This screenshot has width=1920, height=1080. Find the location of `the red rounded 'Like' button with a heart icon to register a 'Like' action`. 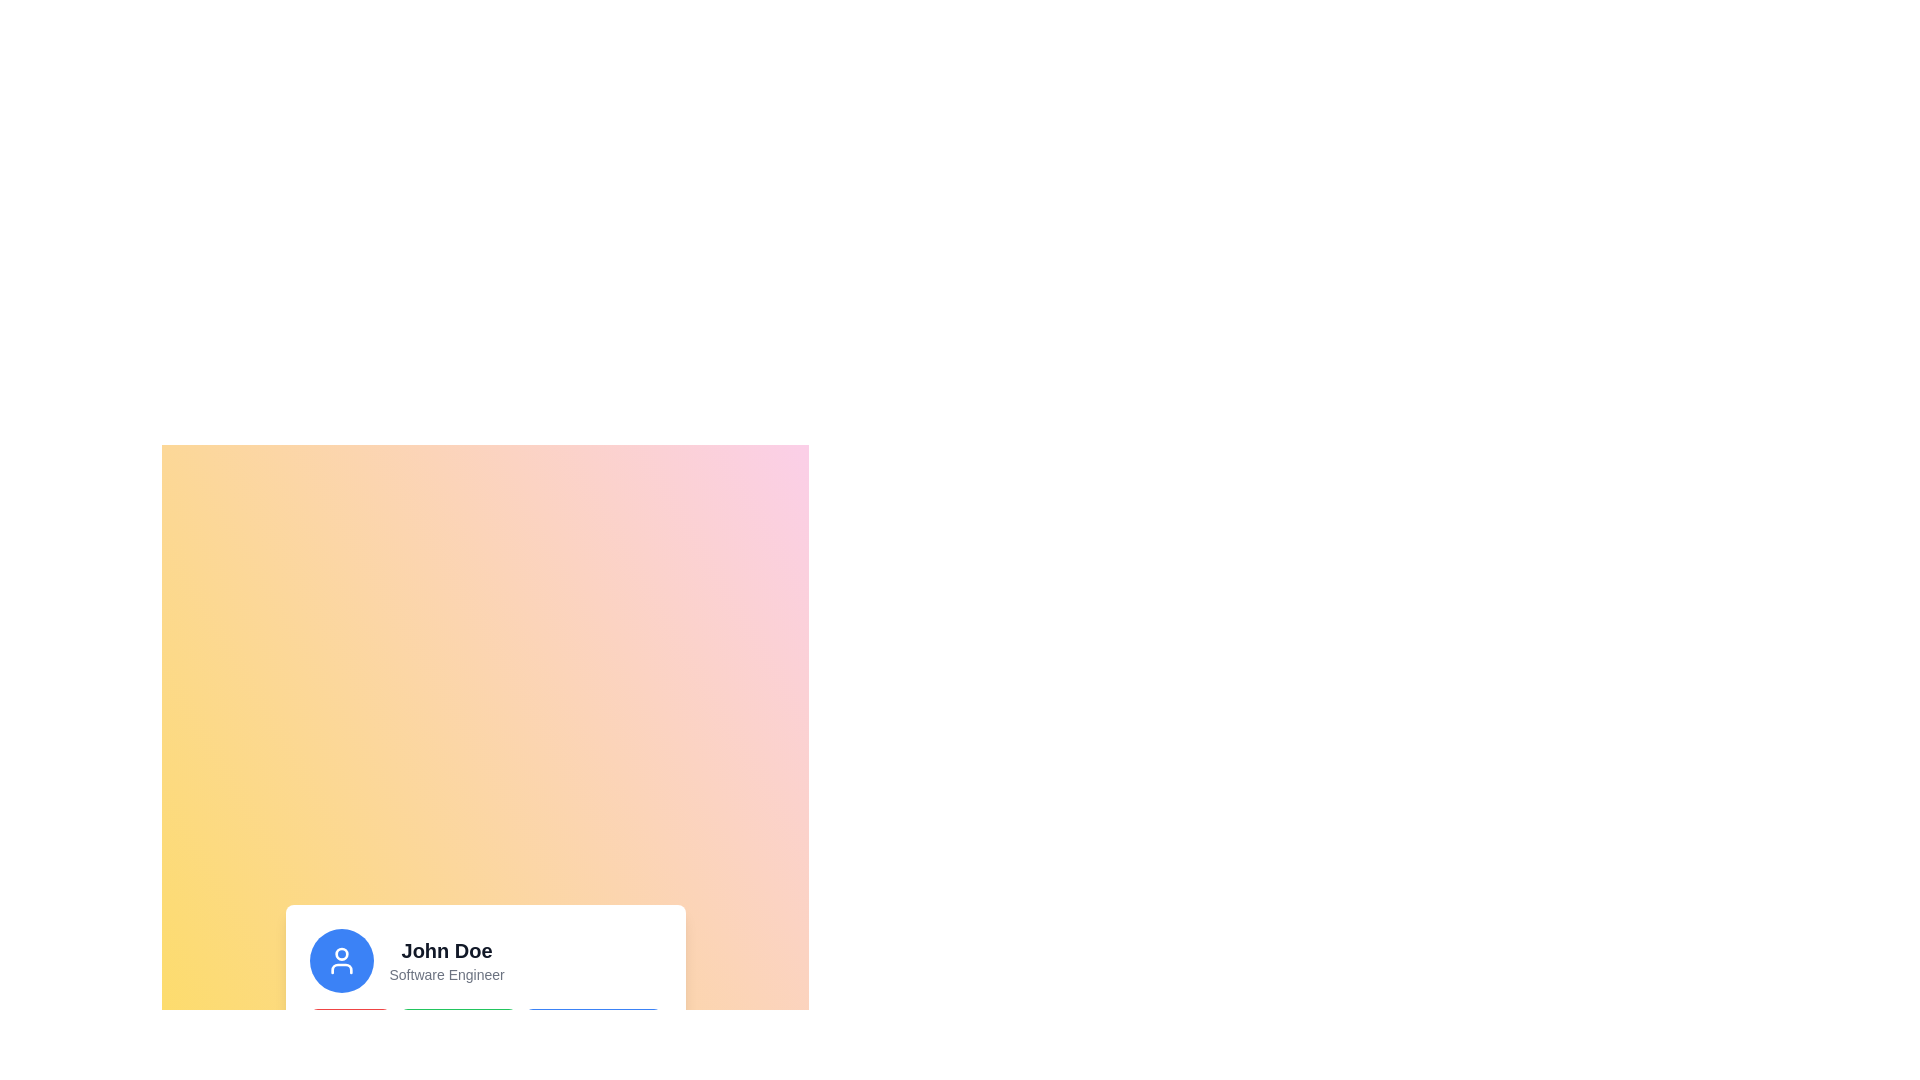

the red rounded 'Like' button with a heart icon to register a 'Like' action is located at coordinates (350, 1025).